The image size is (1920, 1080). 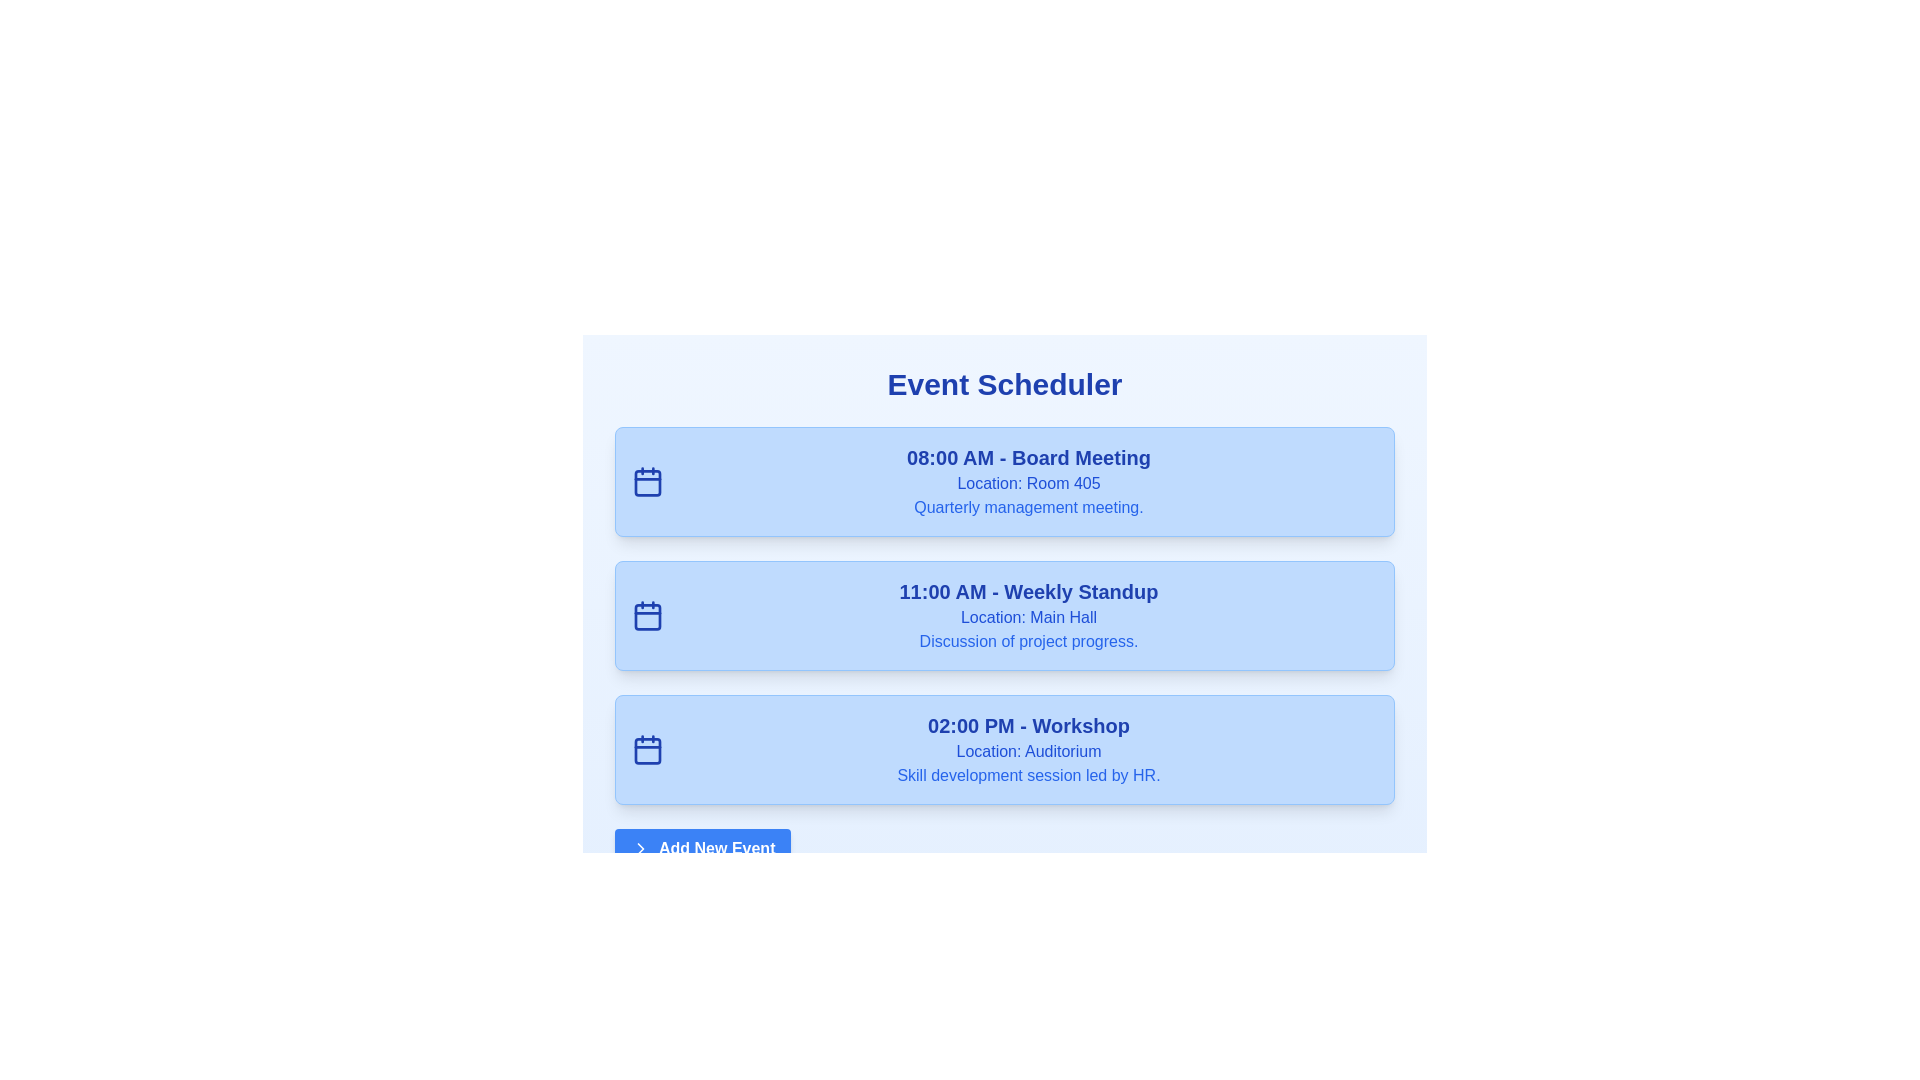 What do you see at coordinates (1028, 749) in the screenshot?
I see `the text block titled '02:00 PM - Workshop'` at bounding box center [1028, 749].